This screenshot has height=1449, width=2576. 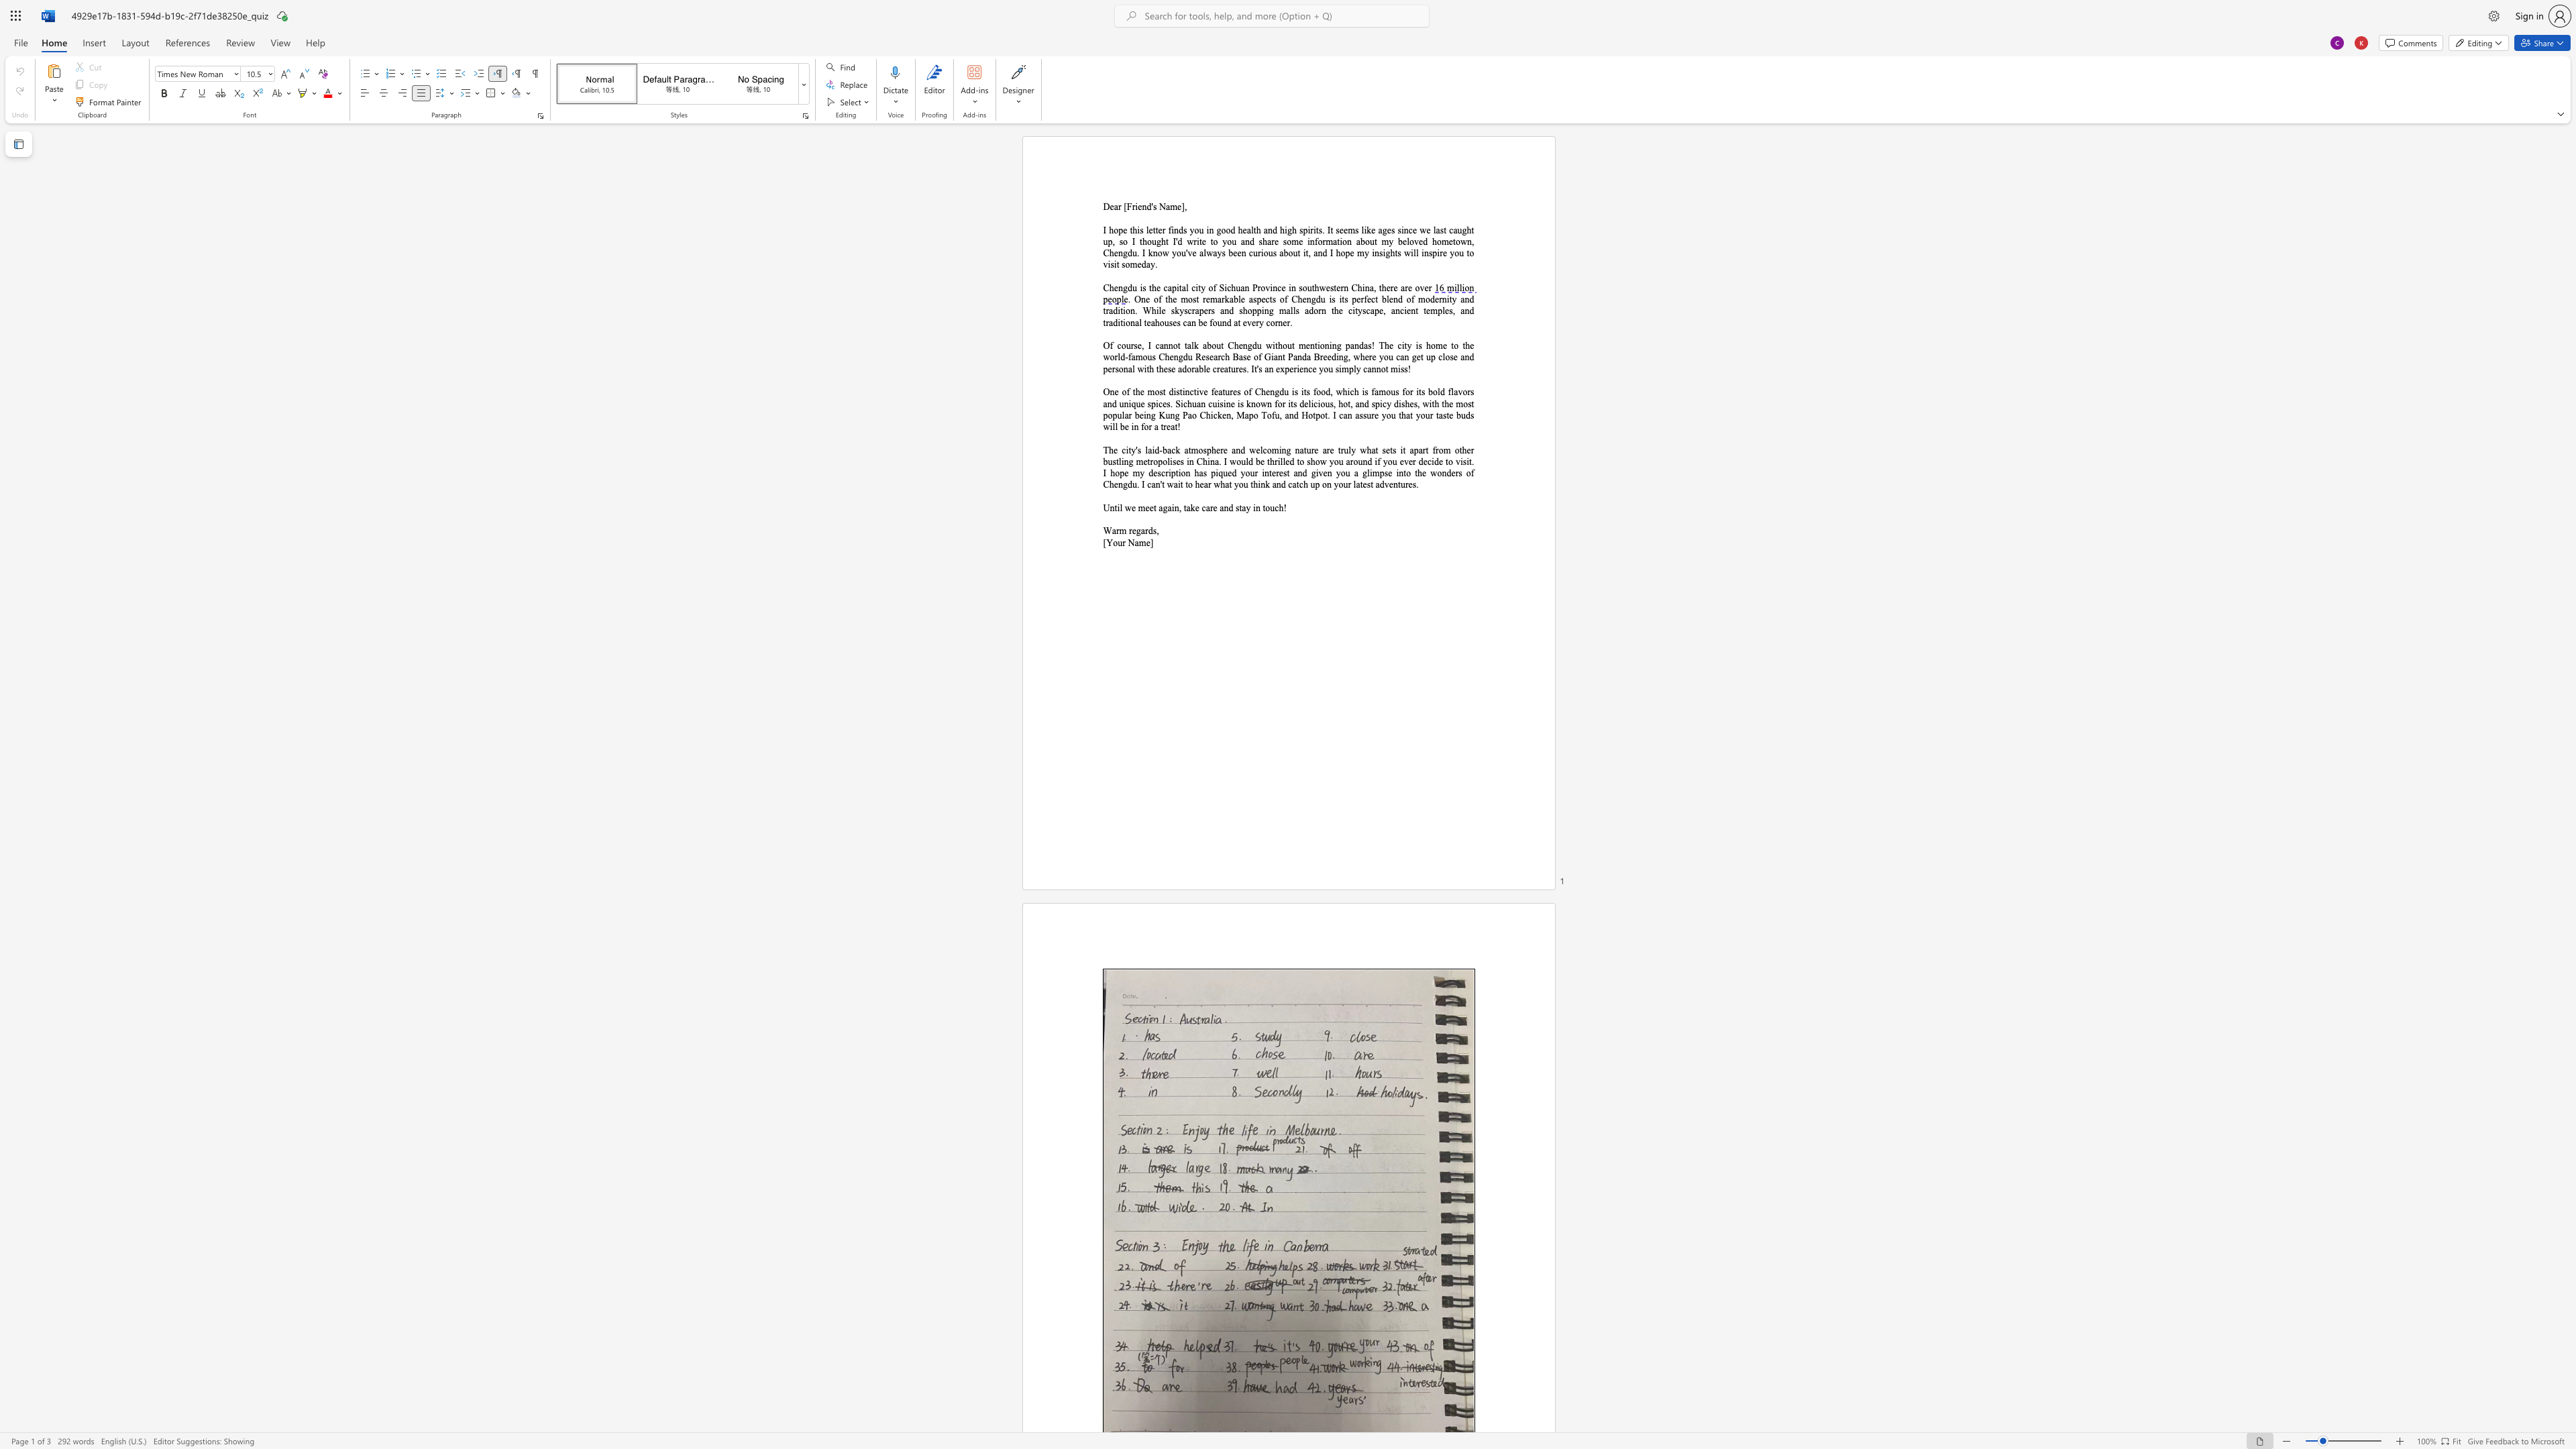 I want to click on the space between the continuous character "r" and "e" in the text, so click(x=1443, y=252).